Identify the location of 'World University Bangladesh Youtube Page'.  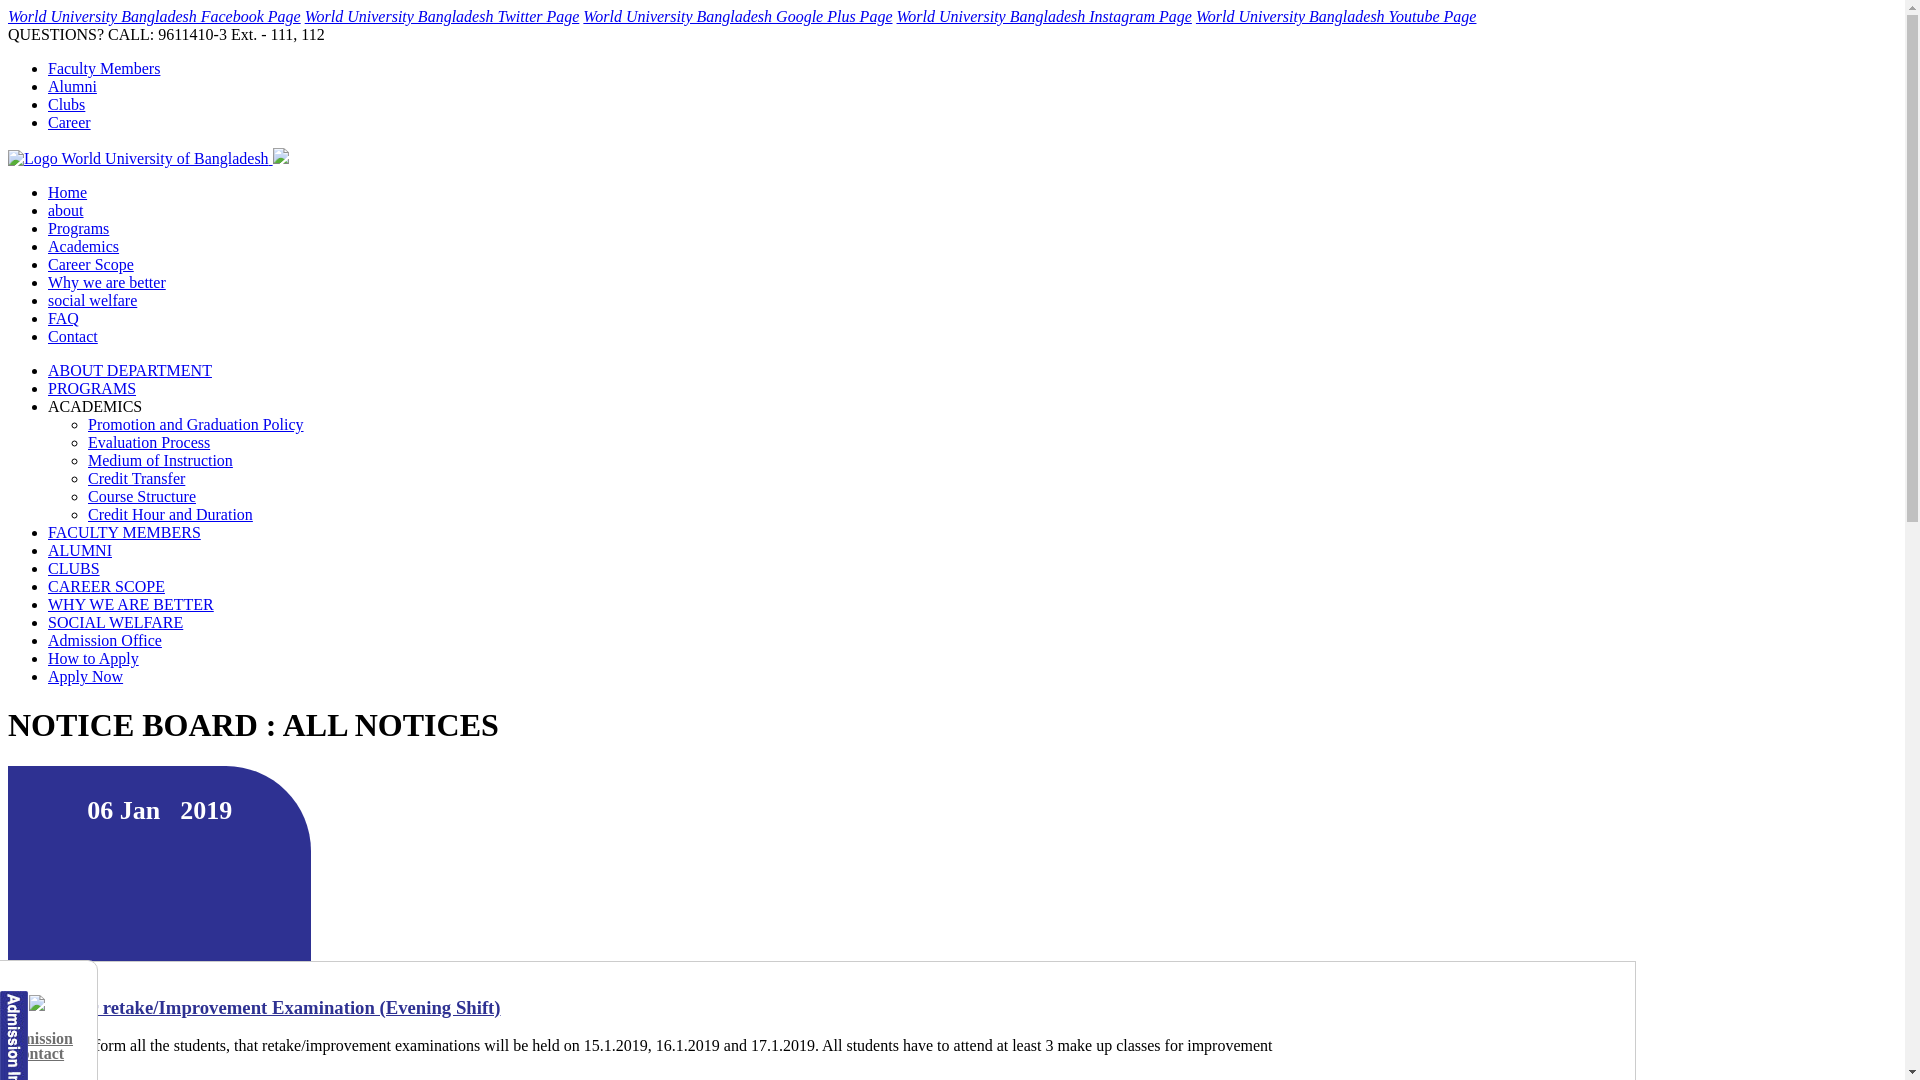
(1336, 16).